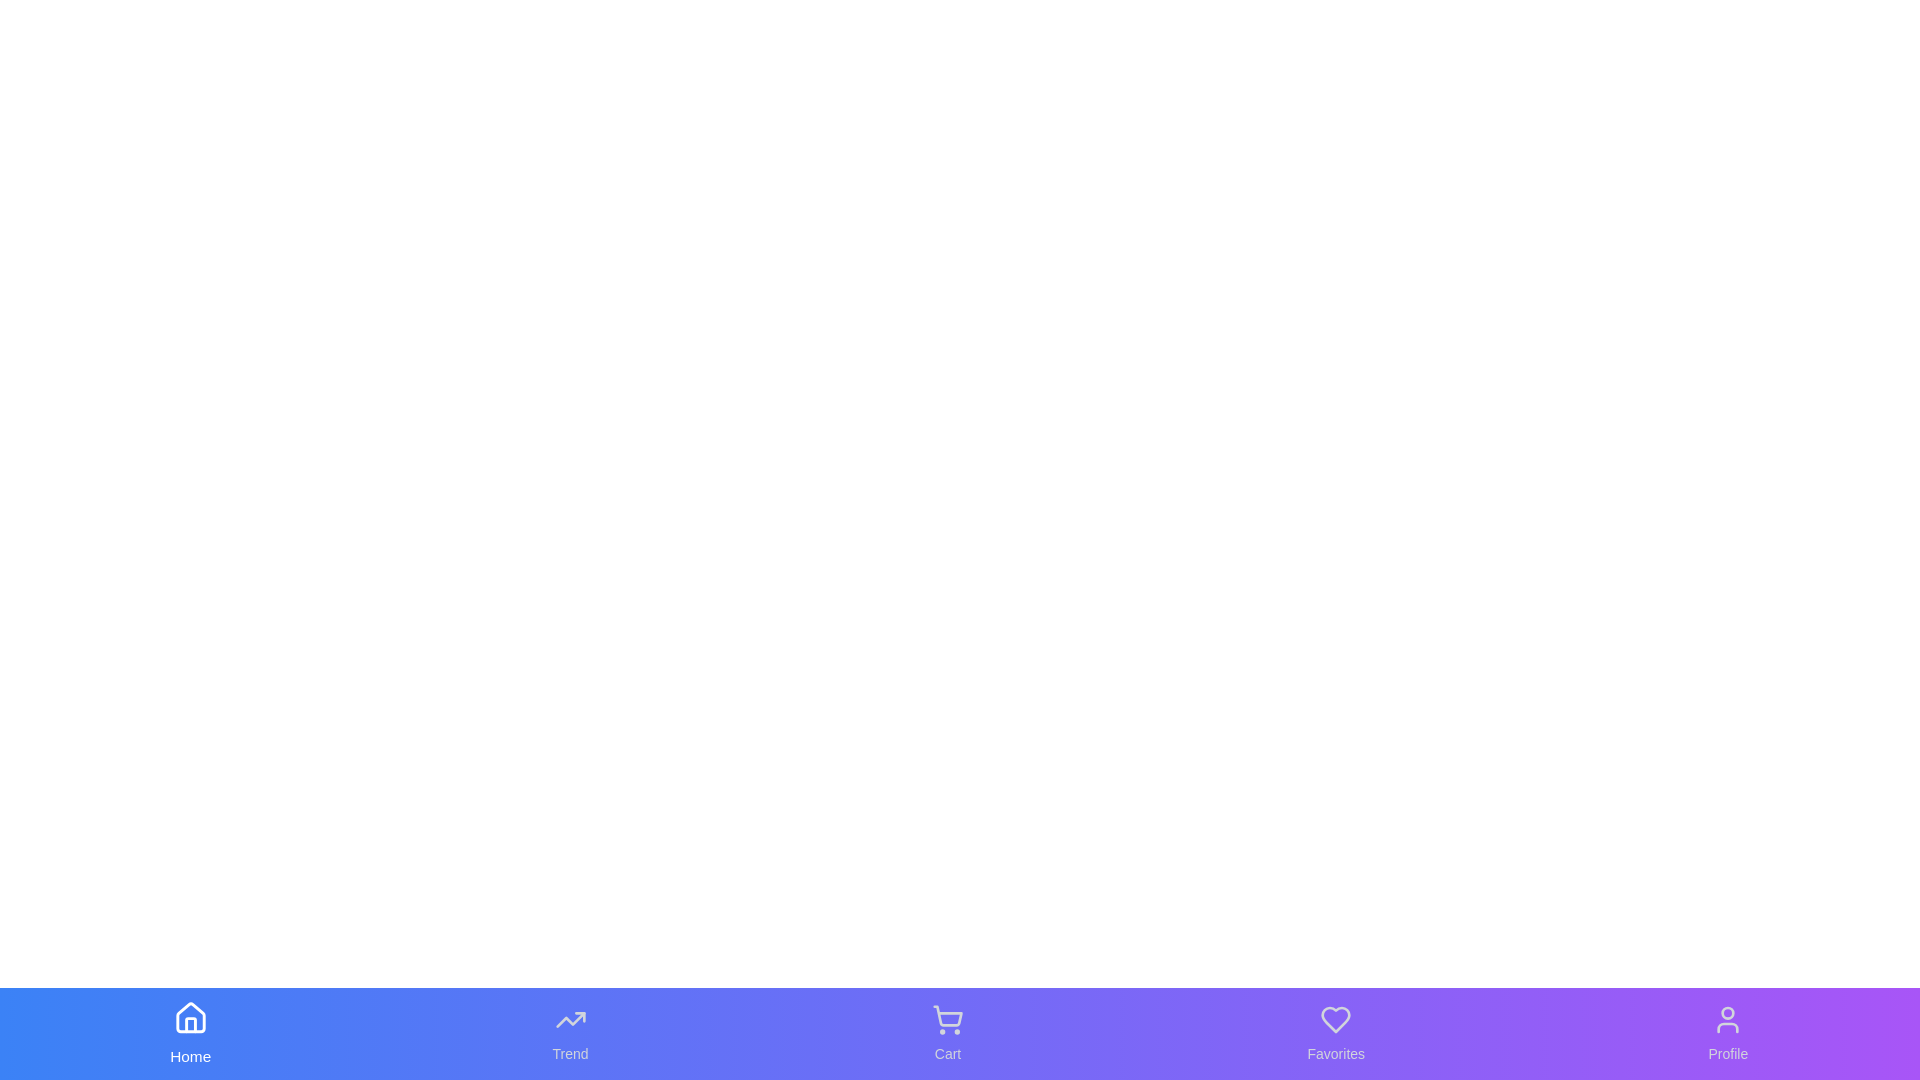 Image resolution: width=1920 pixels, height=1080 pixels. Describe the element at coordinates (947, 1033) in the screenshot. I see `the Cart tab in the bottom navigation bar` at that location.